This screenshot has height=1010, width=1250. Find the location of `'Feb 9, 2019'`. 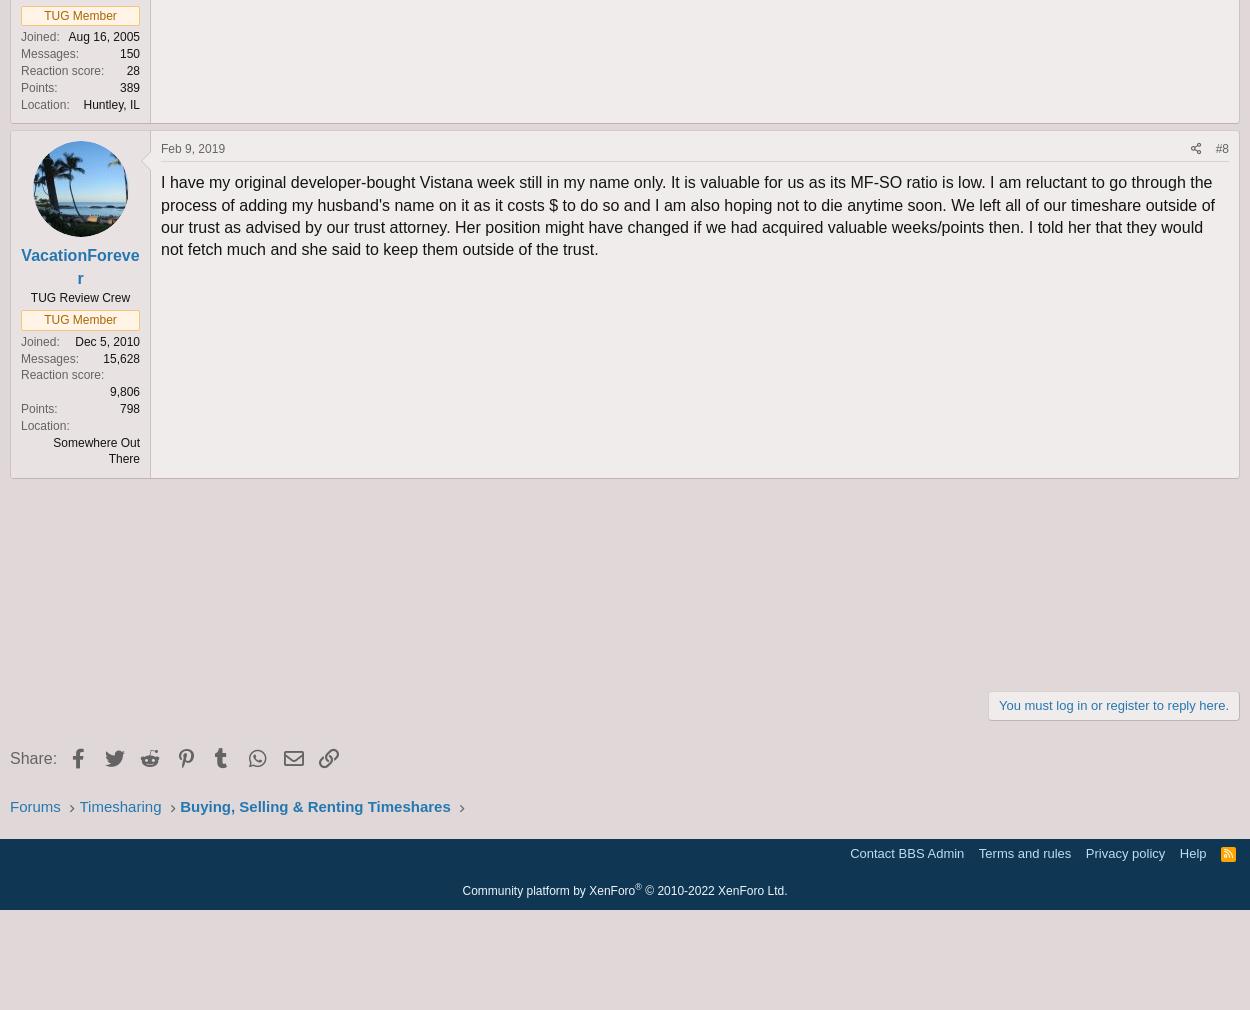

'Feb 9, 2019' is located at coordinates (161, 147).